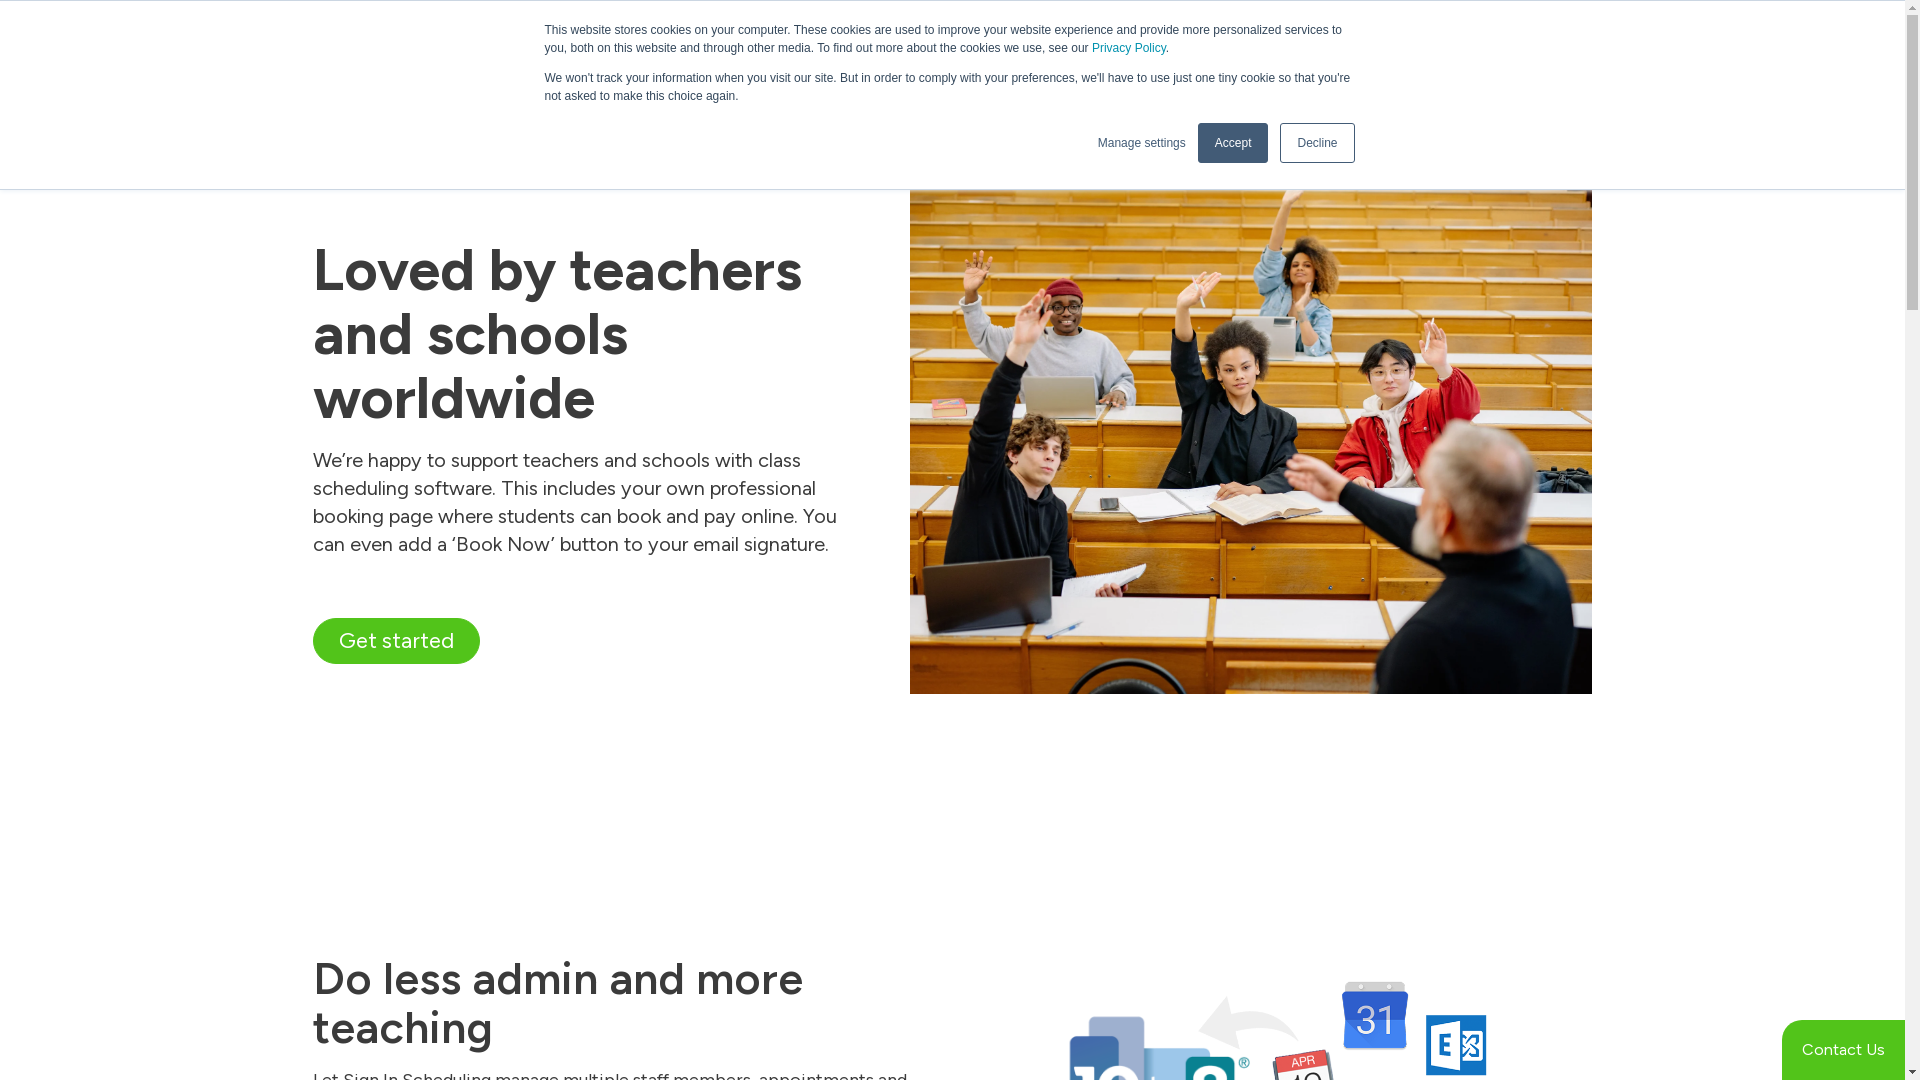  Describe the element at coordinates (1396, 86) in the screenshot. I see `'Book a call'` at that location.